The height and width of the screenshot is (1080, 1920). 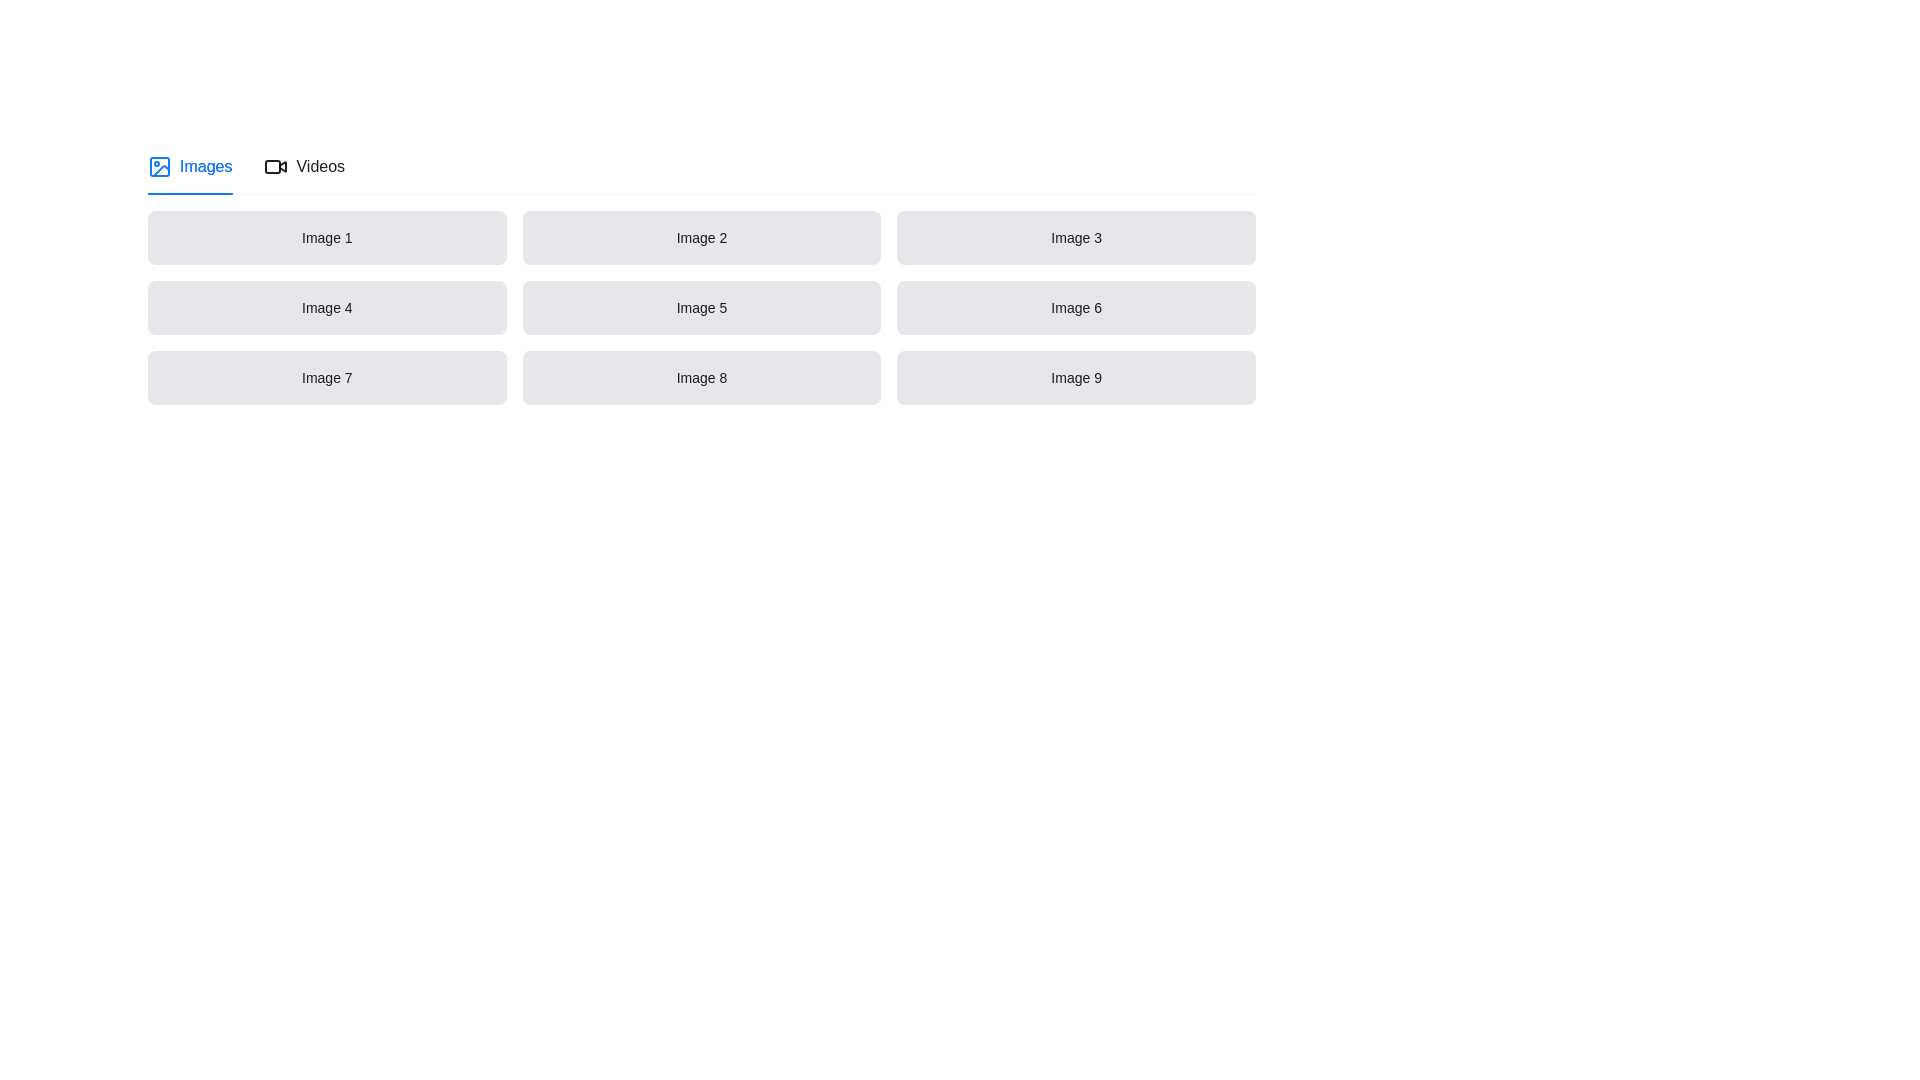 What do you see at coordinates (190, 165) in the screenshot?
I see `the 'Images' tab, which features a blue underline and a picture icon` at bounding box center [190, 165].